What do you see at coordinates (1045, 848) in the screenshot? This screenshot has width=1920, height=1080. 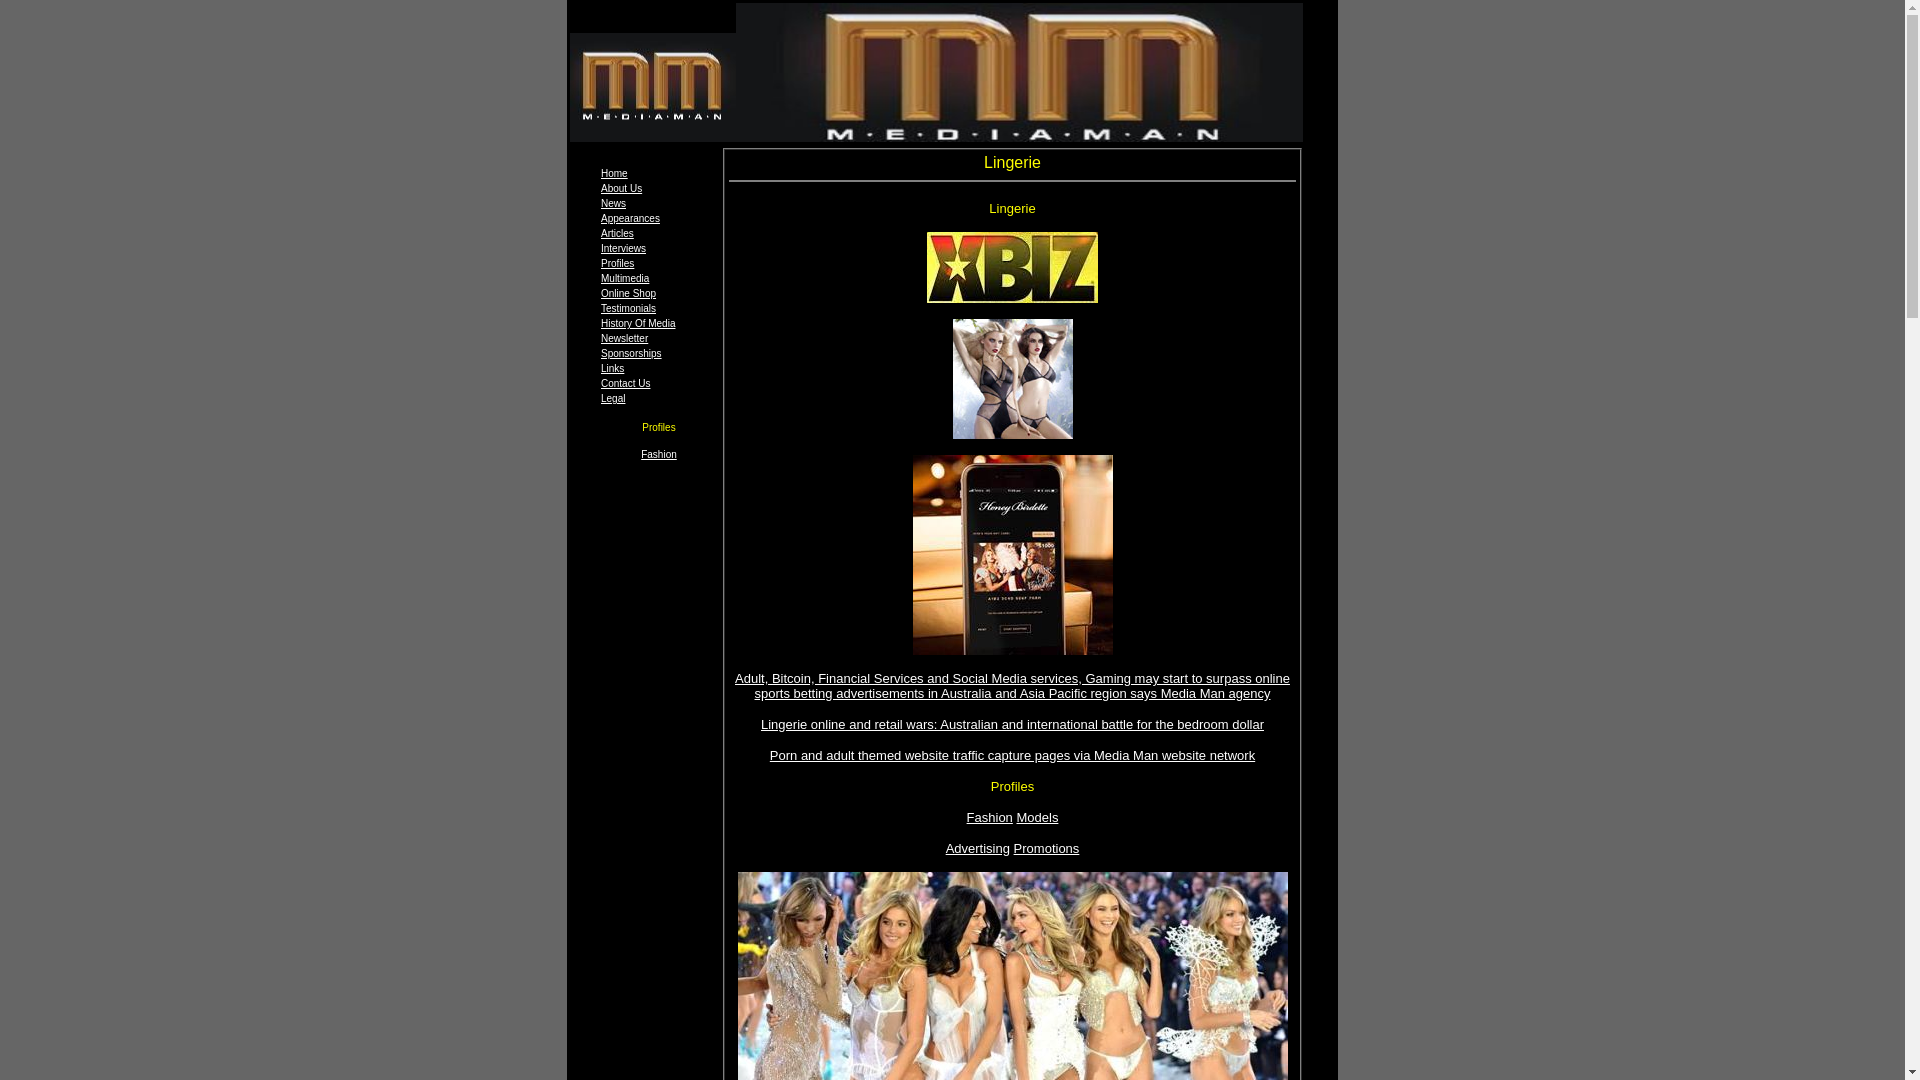 I see `'Promotions'` at bounding box center [1045, 848].